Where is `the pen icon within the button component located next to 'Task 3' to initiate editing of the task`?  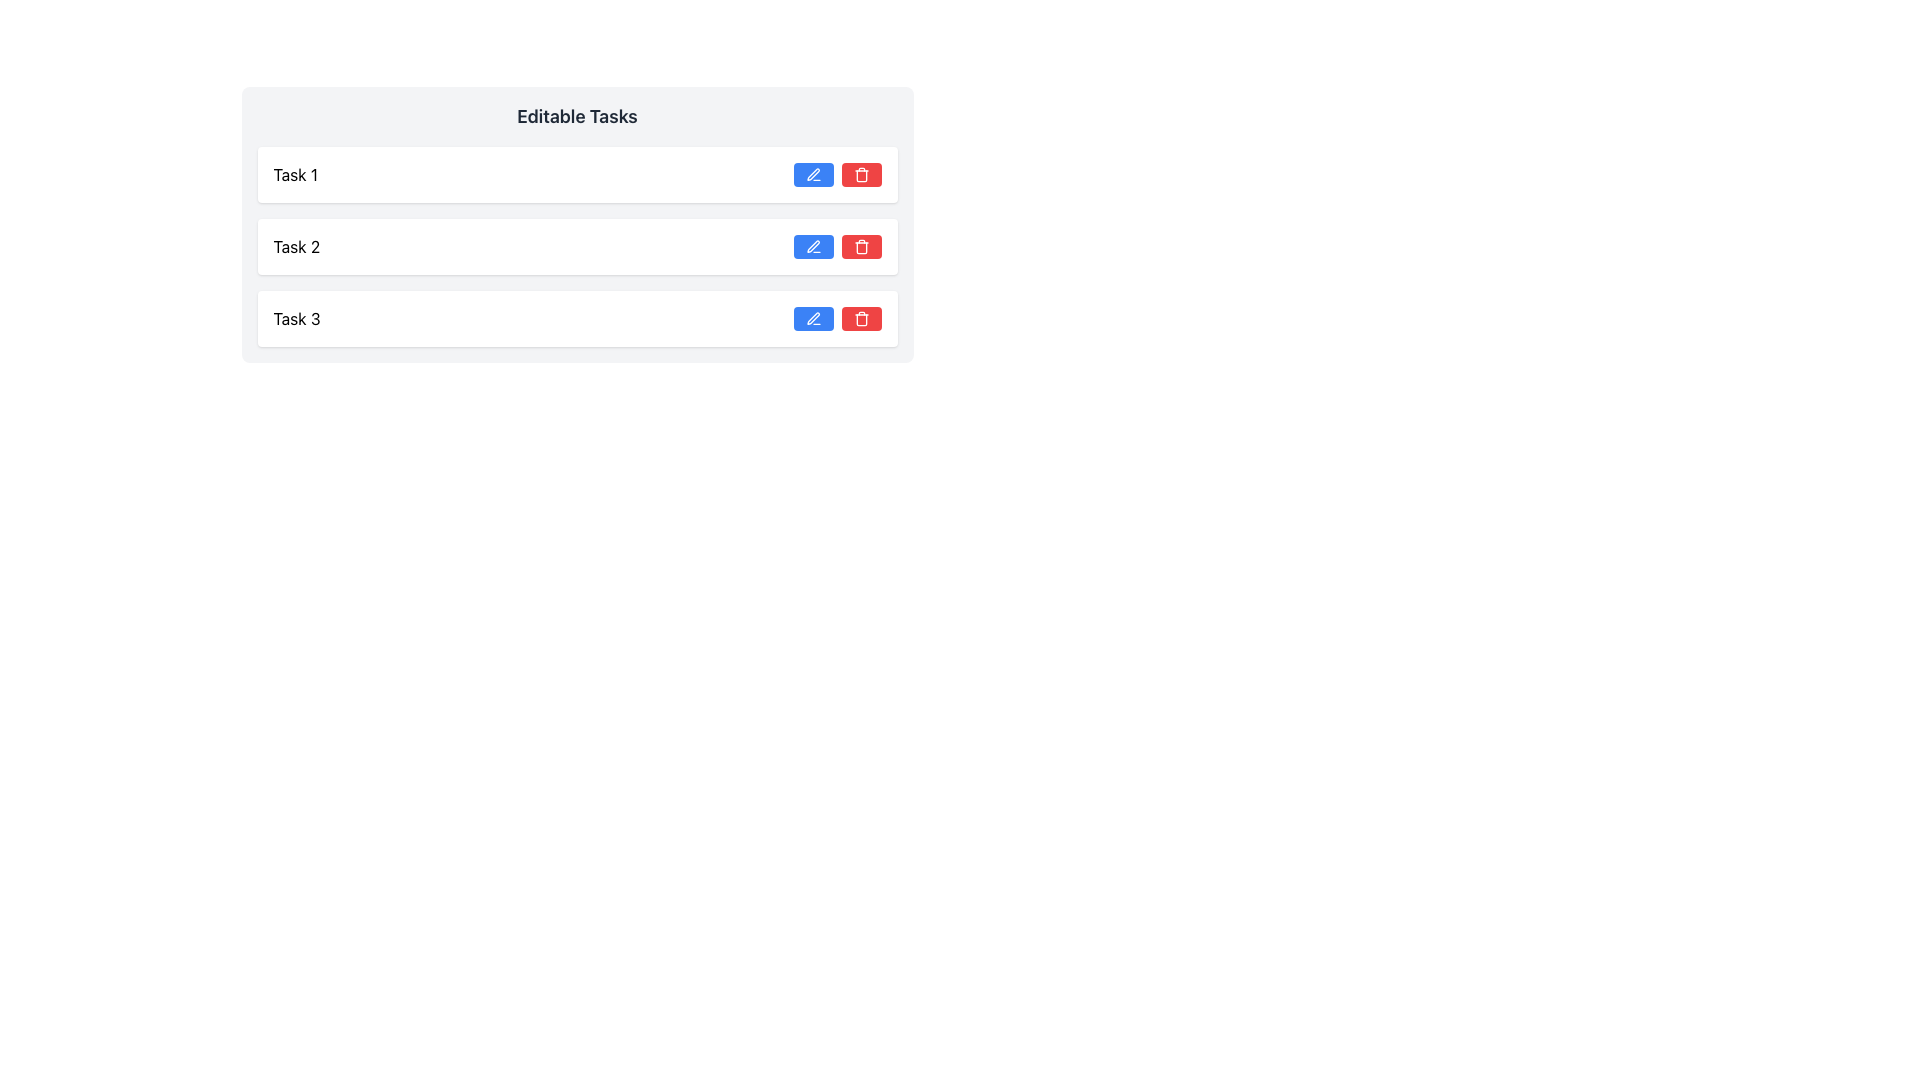
the pen icon within the button component located next to 'Task 3' to initiate editing of the task is located at coordinates (813, 317).